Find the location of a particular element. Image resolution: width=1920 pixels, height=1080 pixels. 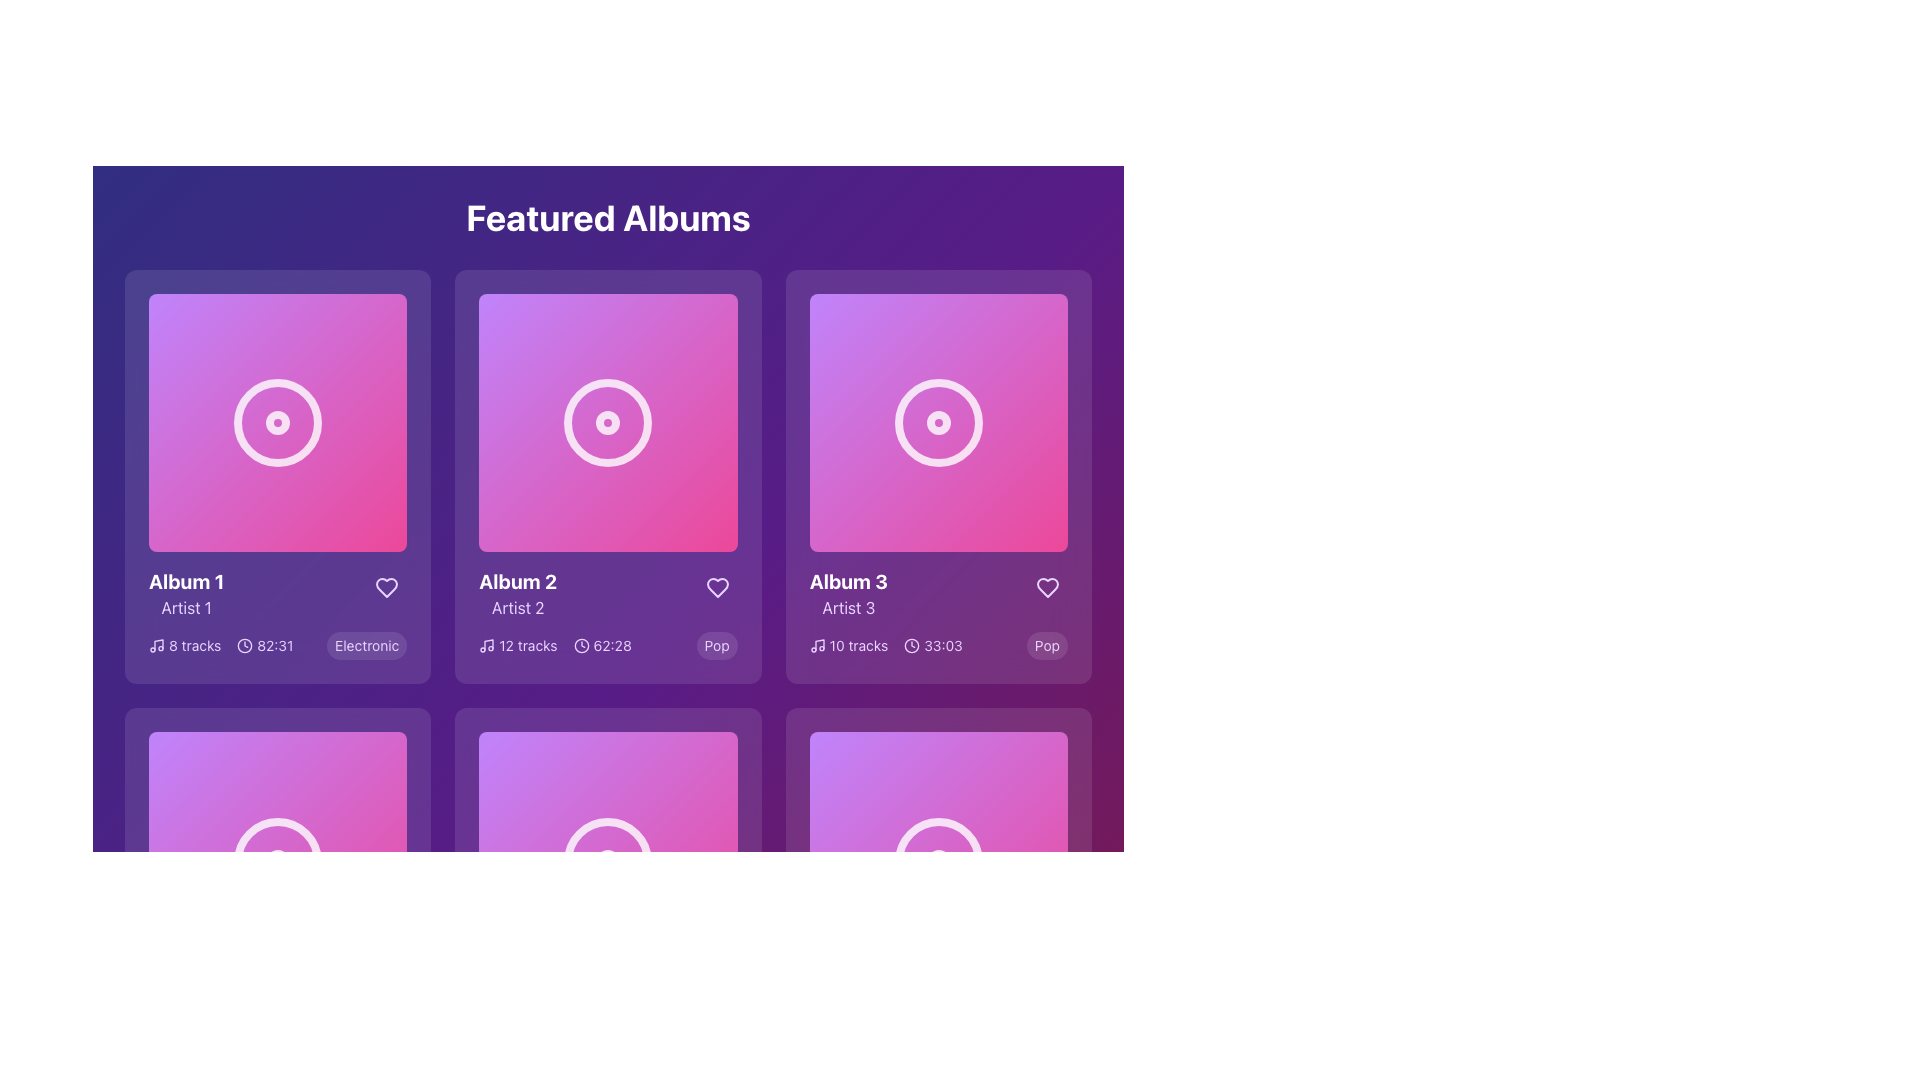

the circular icon representing 'Album 2' by 'Artist 2' is located at coordinates (607, 422).